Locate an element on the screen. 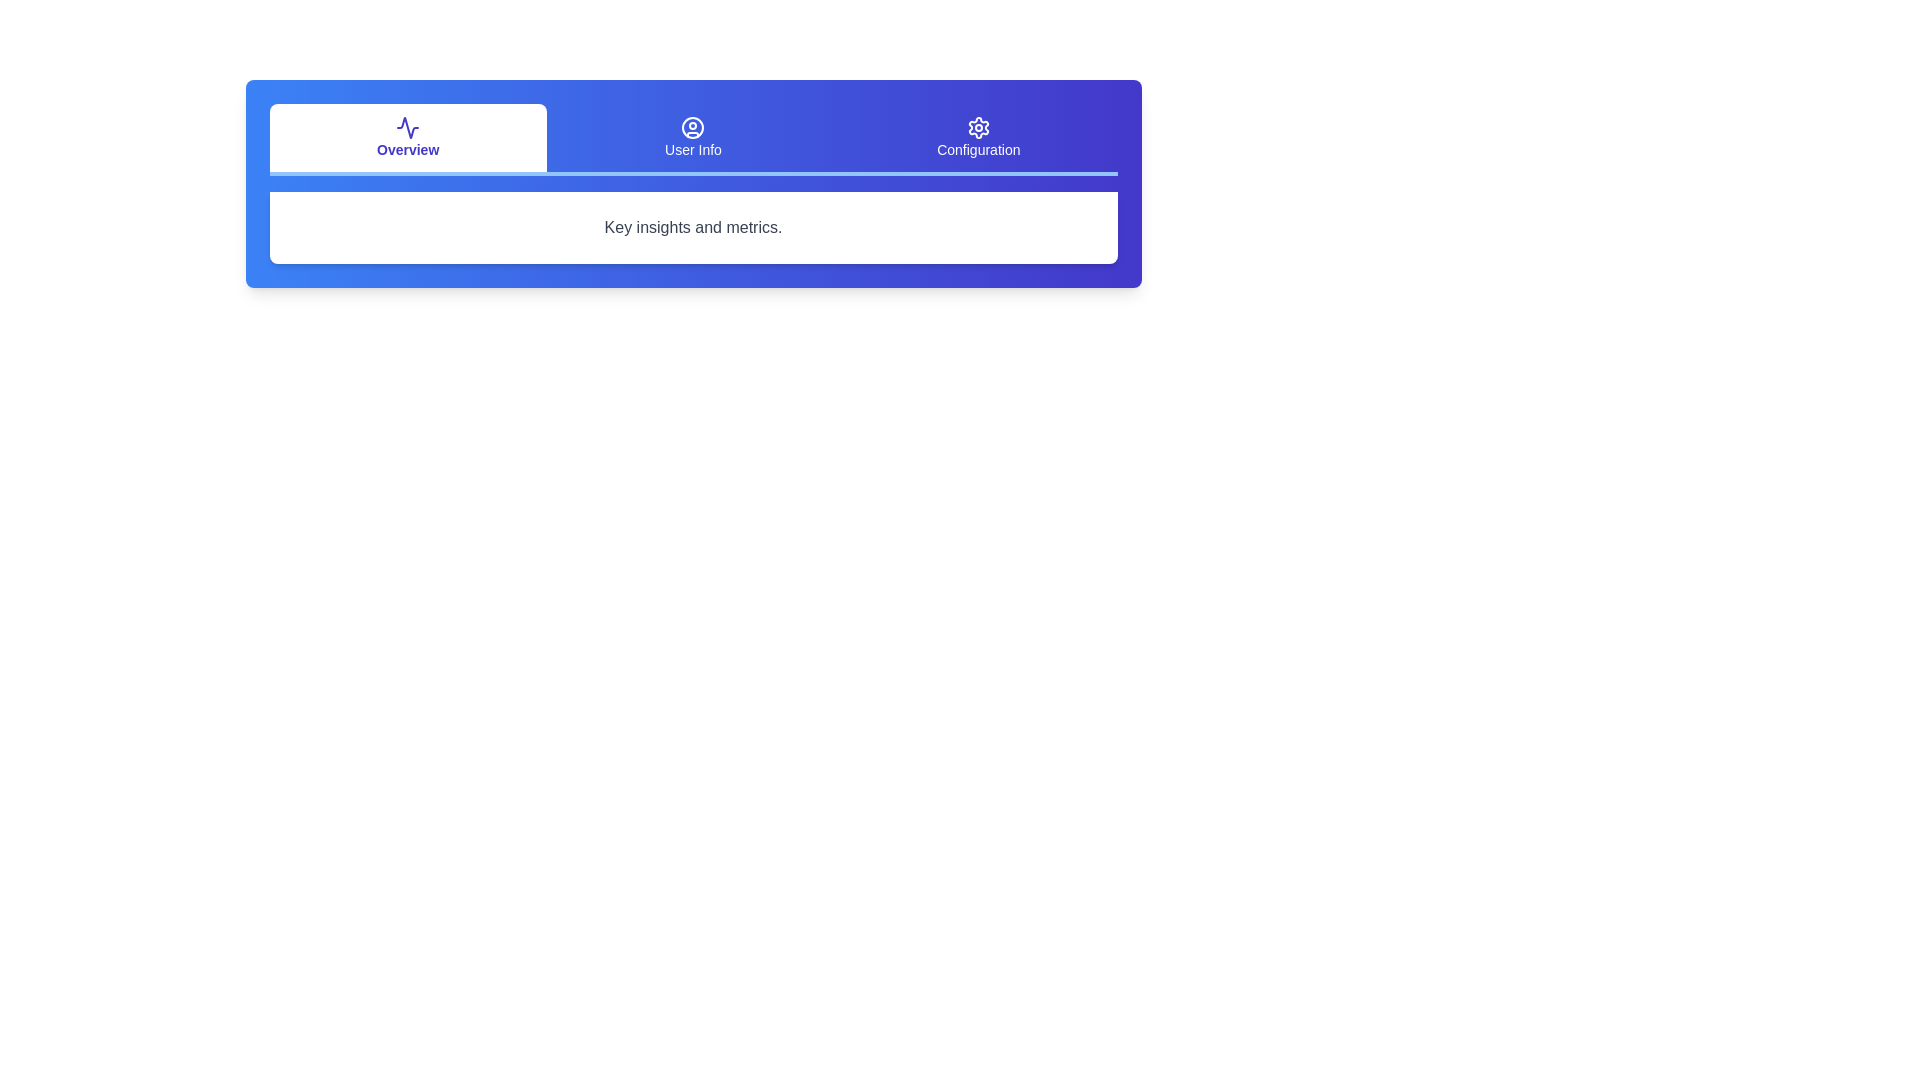  the Configuration tab to select it is located at coordinates (978, 137).